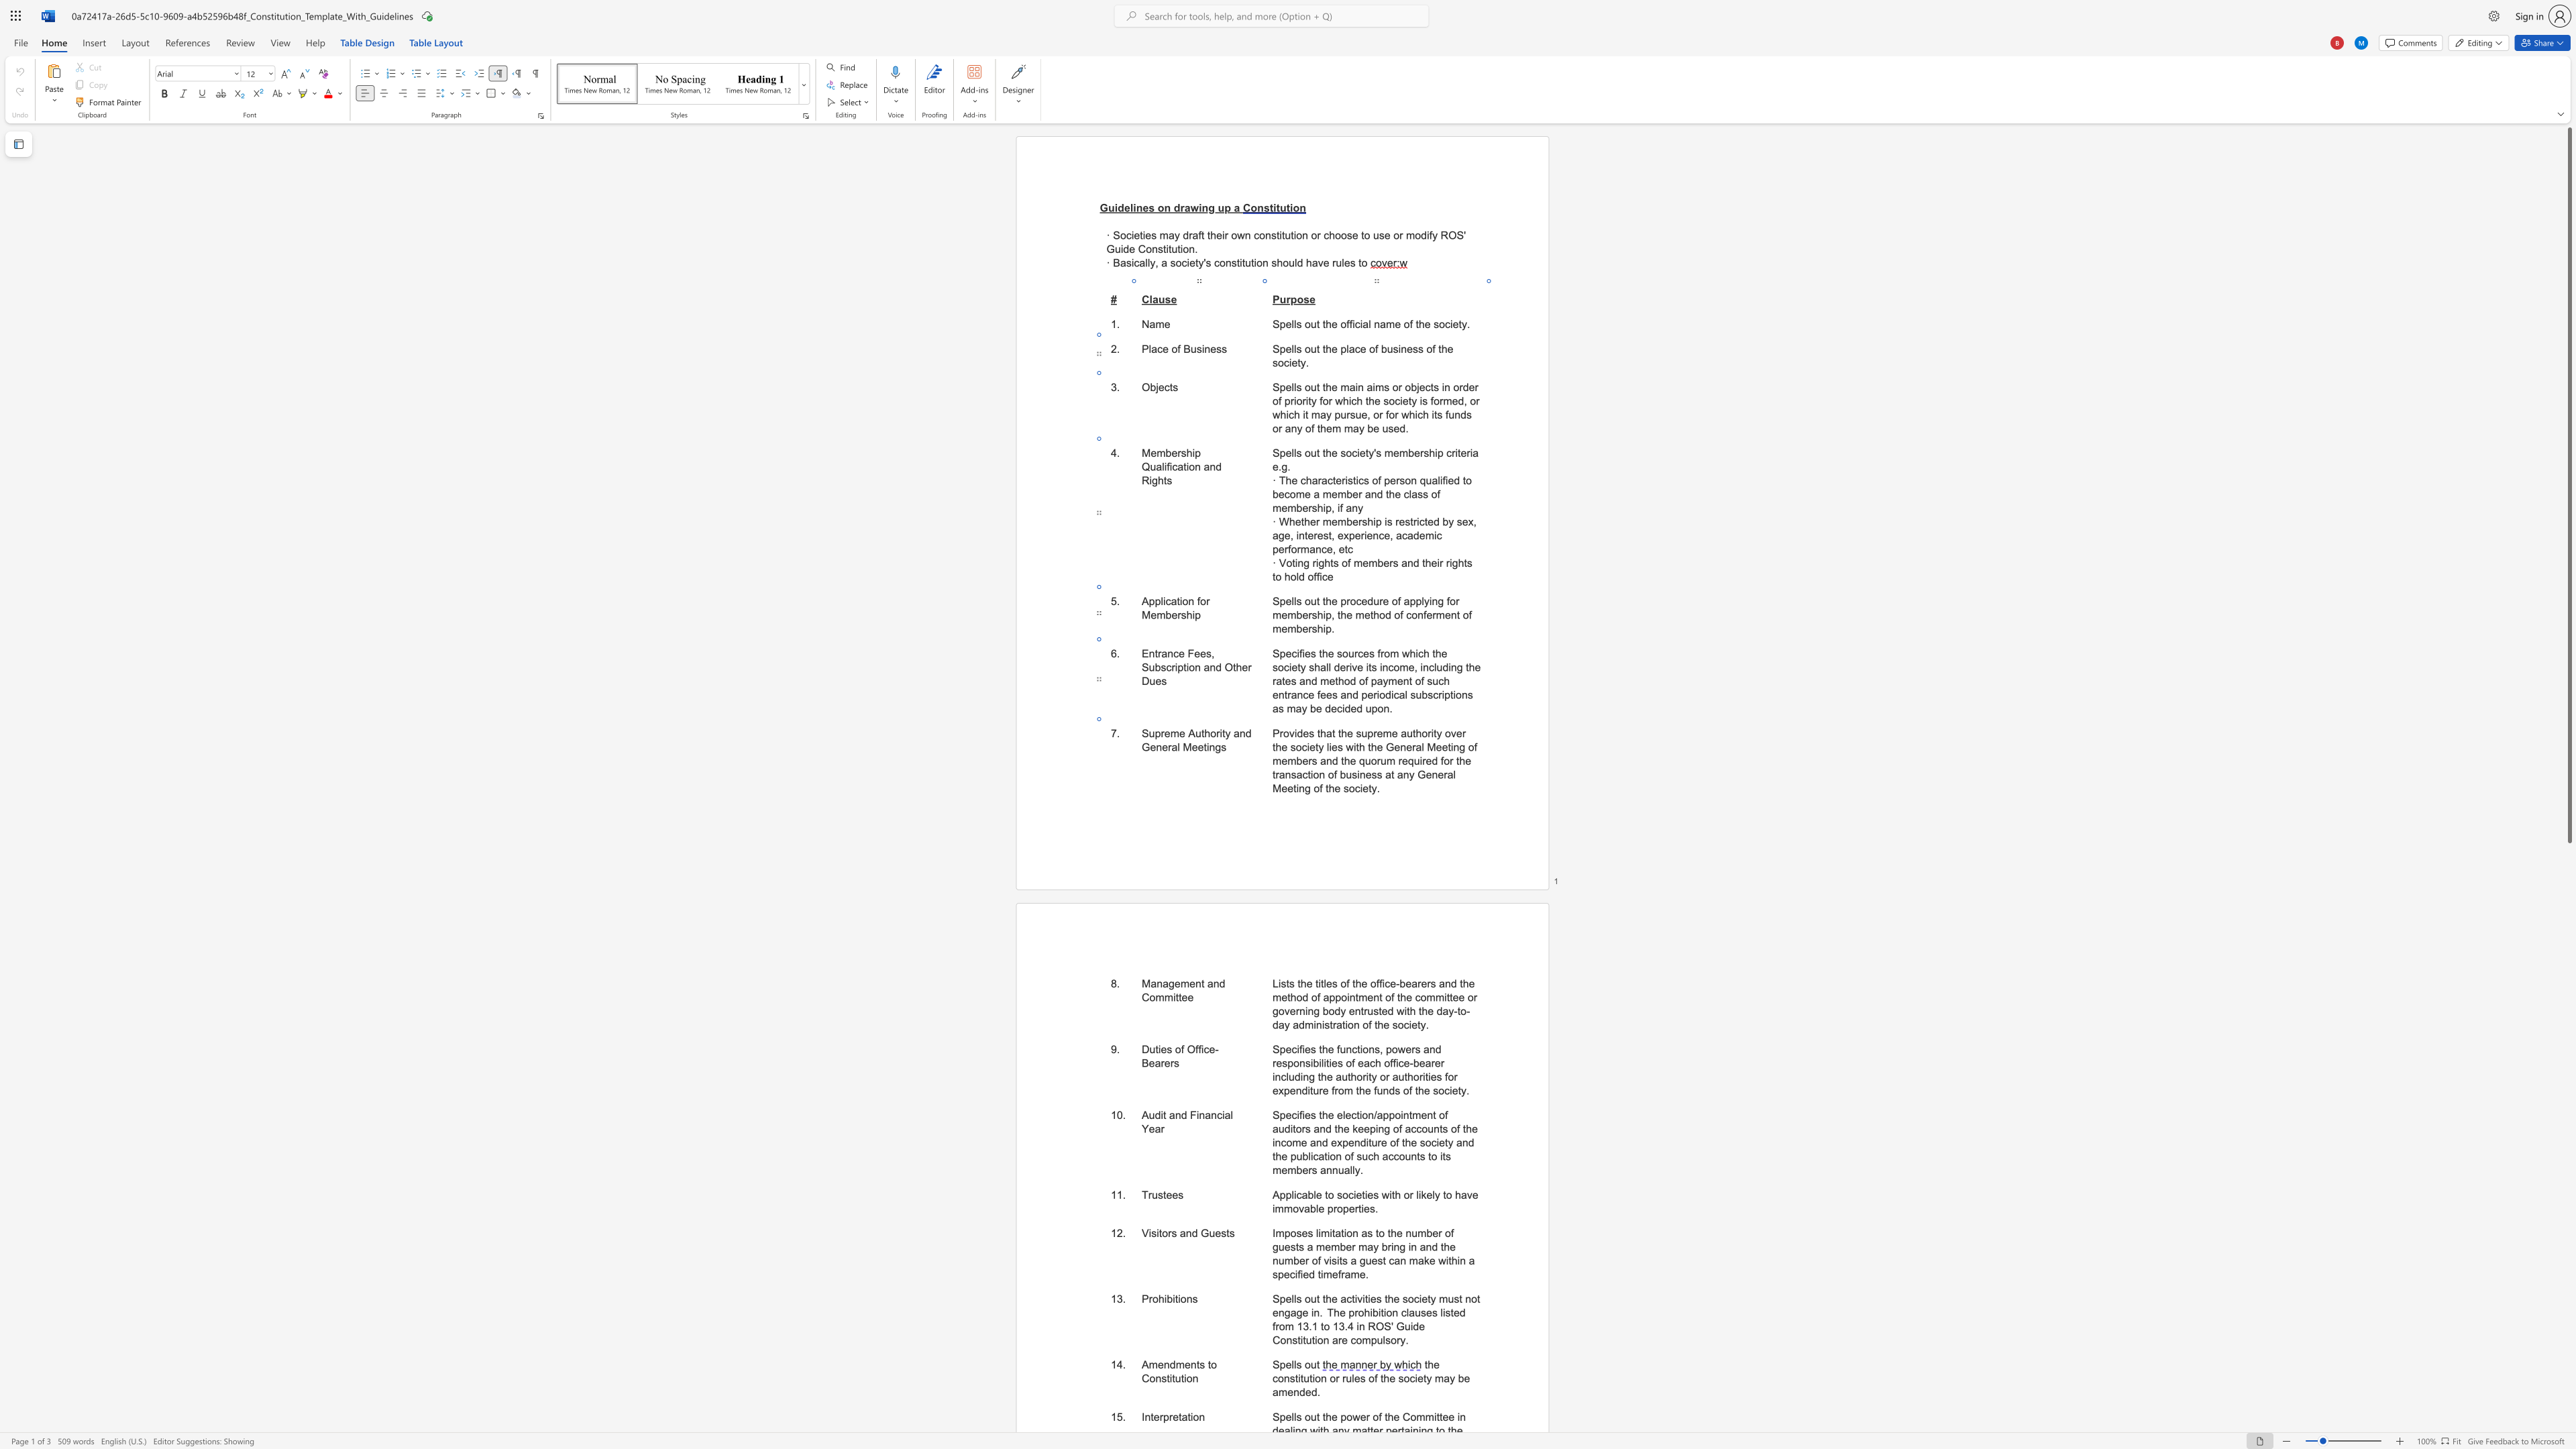 The height and width of the screenshot is (1449, 2576). I want to click on the 1th character "h" in the text, so click(1207, 733).